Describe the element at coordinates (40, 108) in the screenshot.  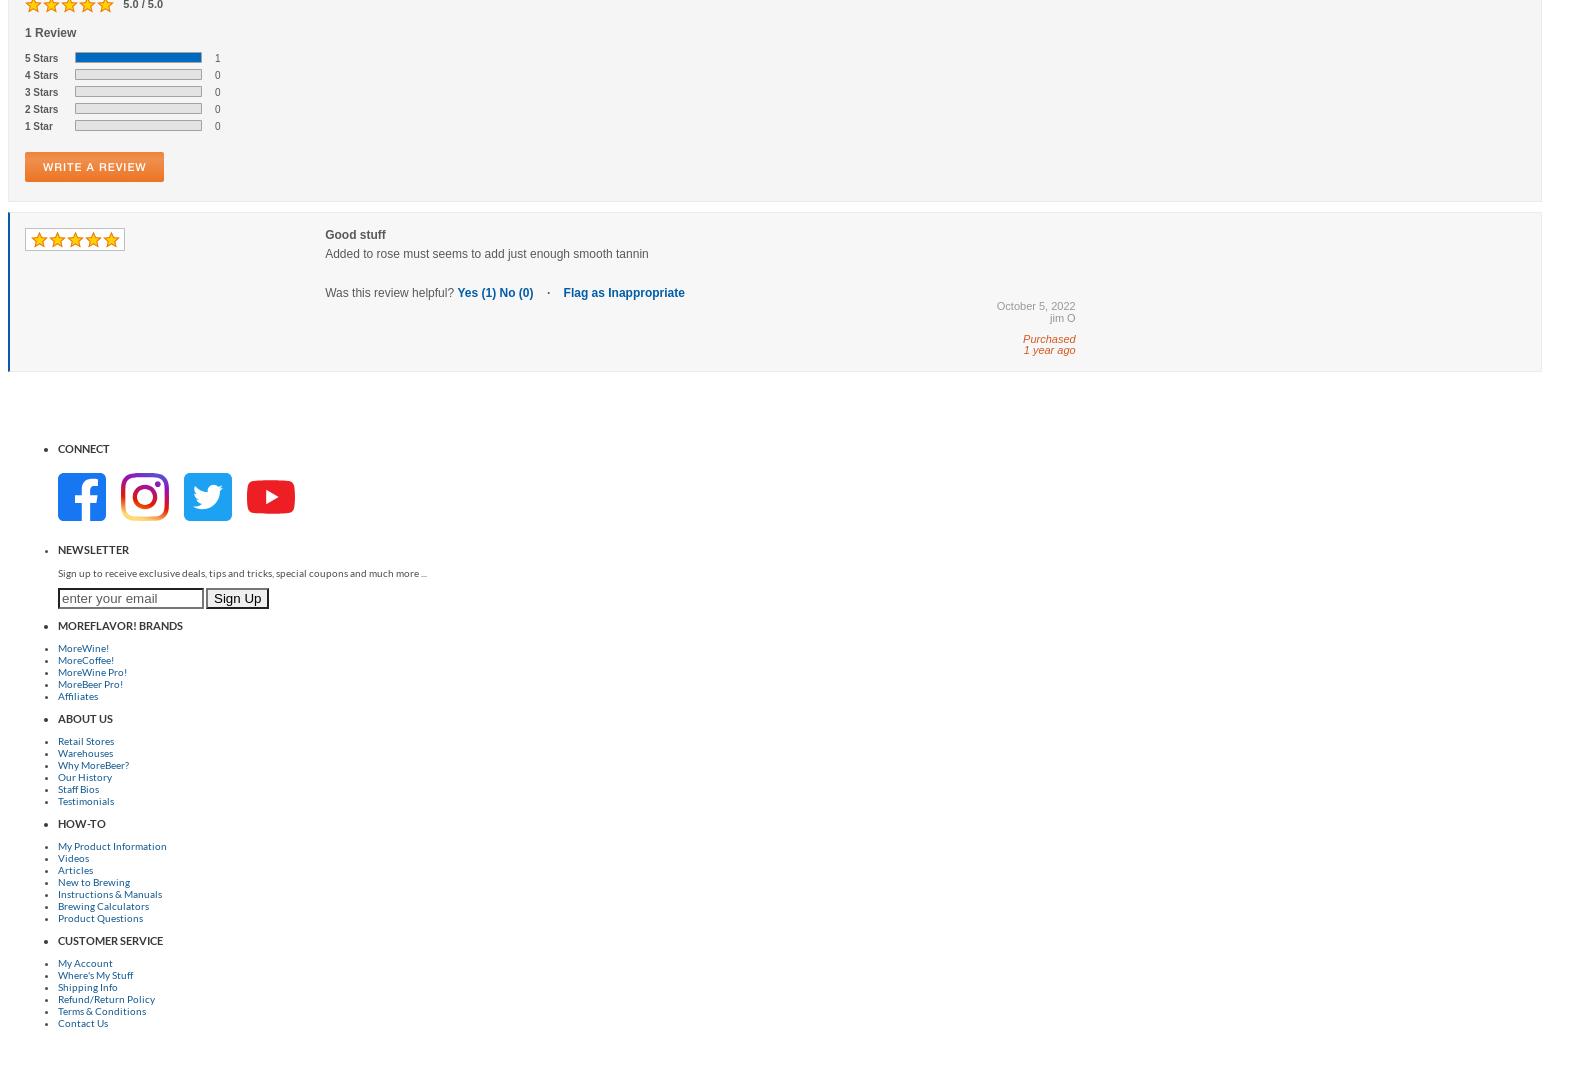
I see `'2 Stars'` at that location.